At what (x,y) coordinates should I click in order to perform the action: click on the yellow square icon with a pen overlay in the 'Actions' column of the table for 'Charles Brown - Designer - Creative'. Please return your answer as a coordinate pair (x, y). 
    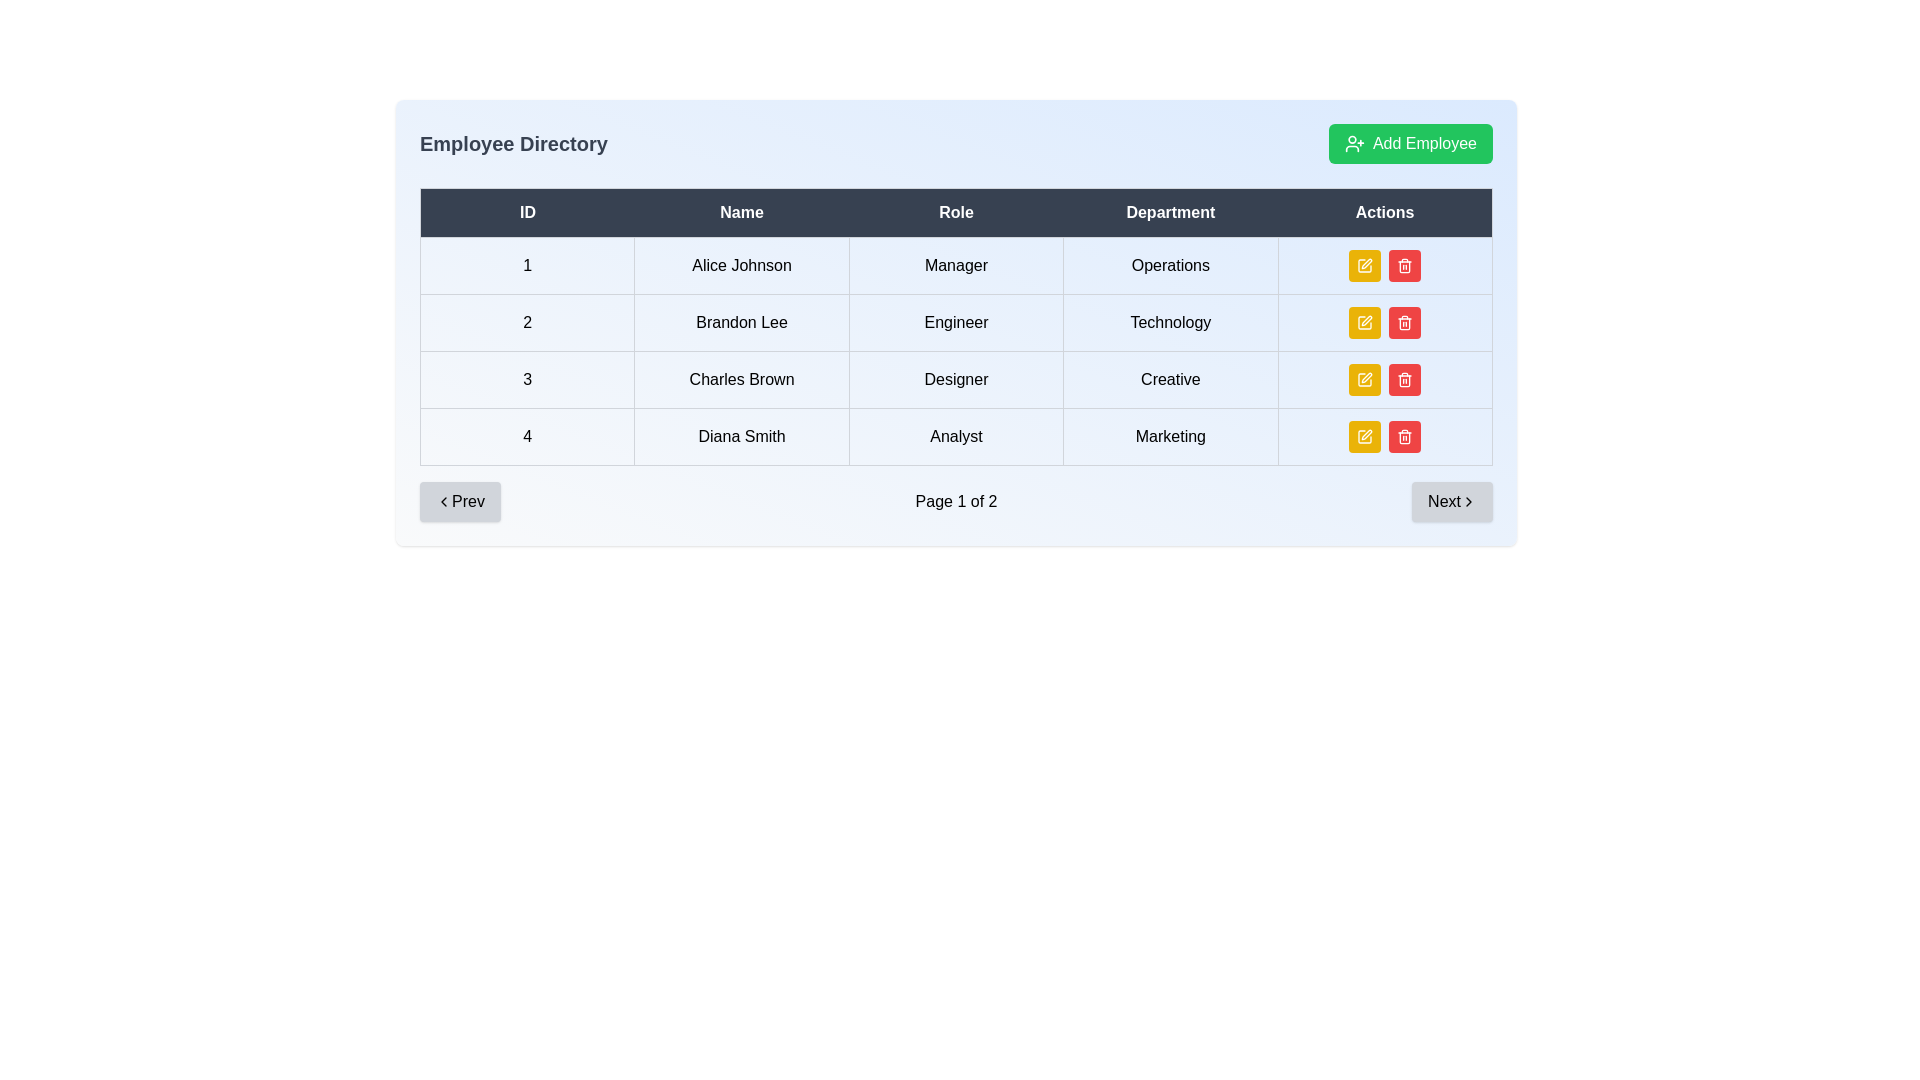
    Looking at the image, I should click on (1364, 265).